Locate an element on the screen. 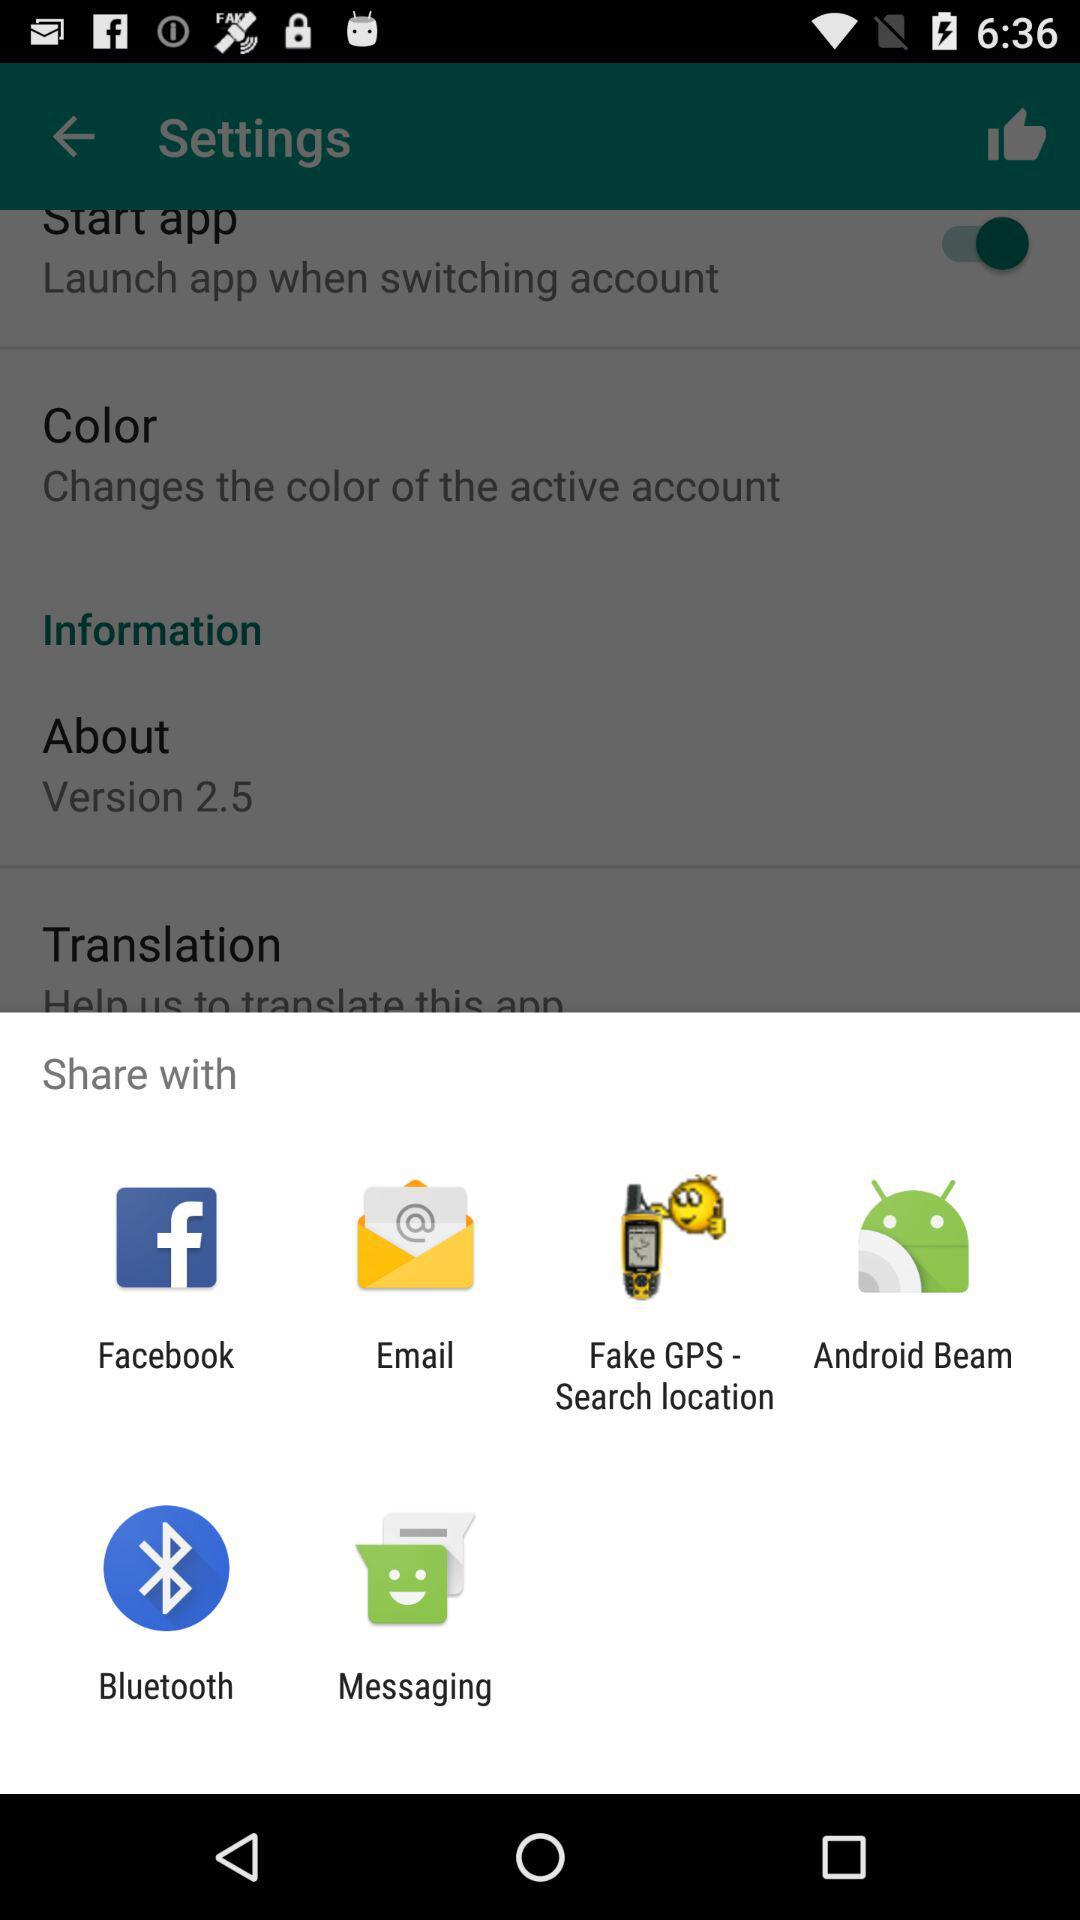  the icon to the left of the fake gps search app is located at coordinates (414, 1374).